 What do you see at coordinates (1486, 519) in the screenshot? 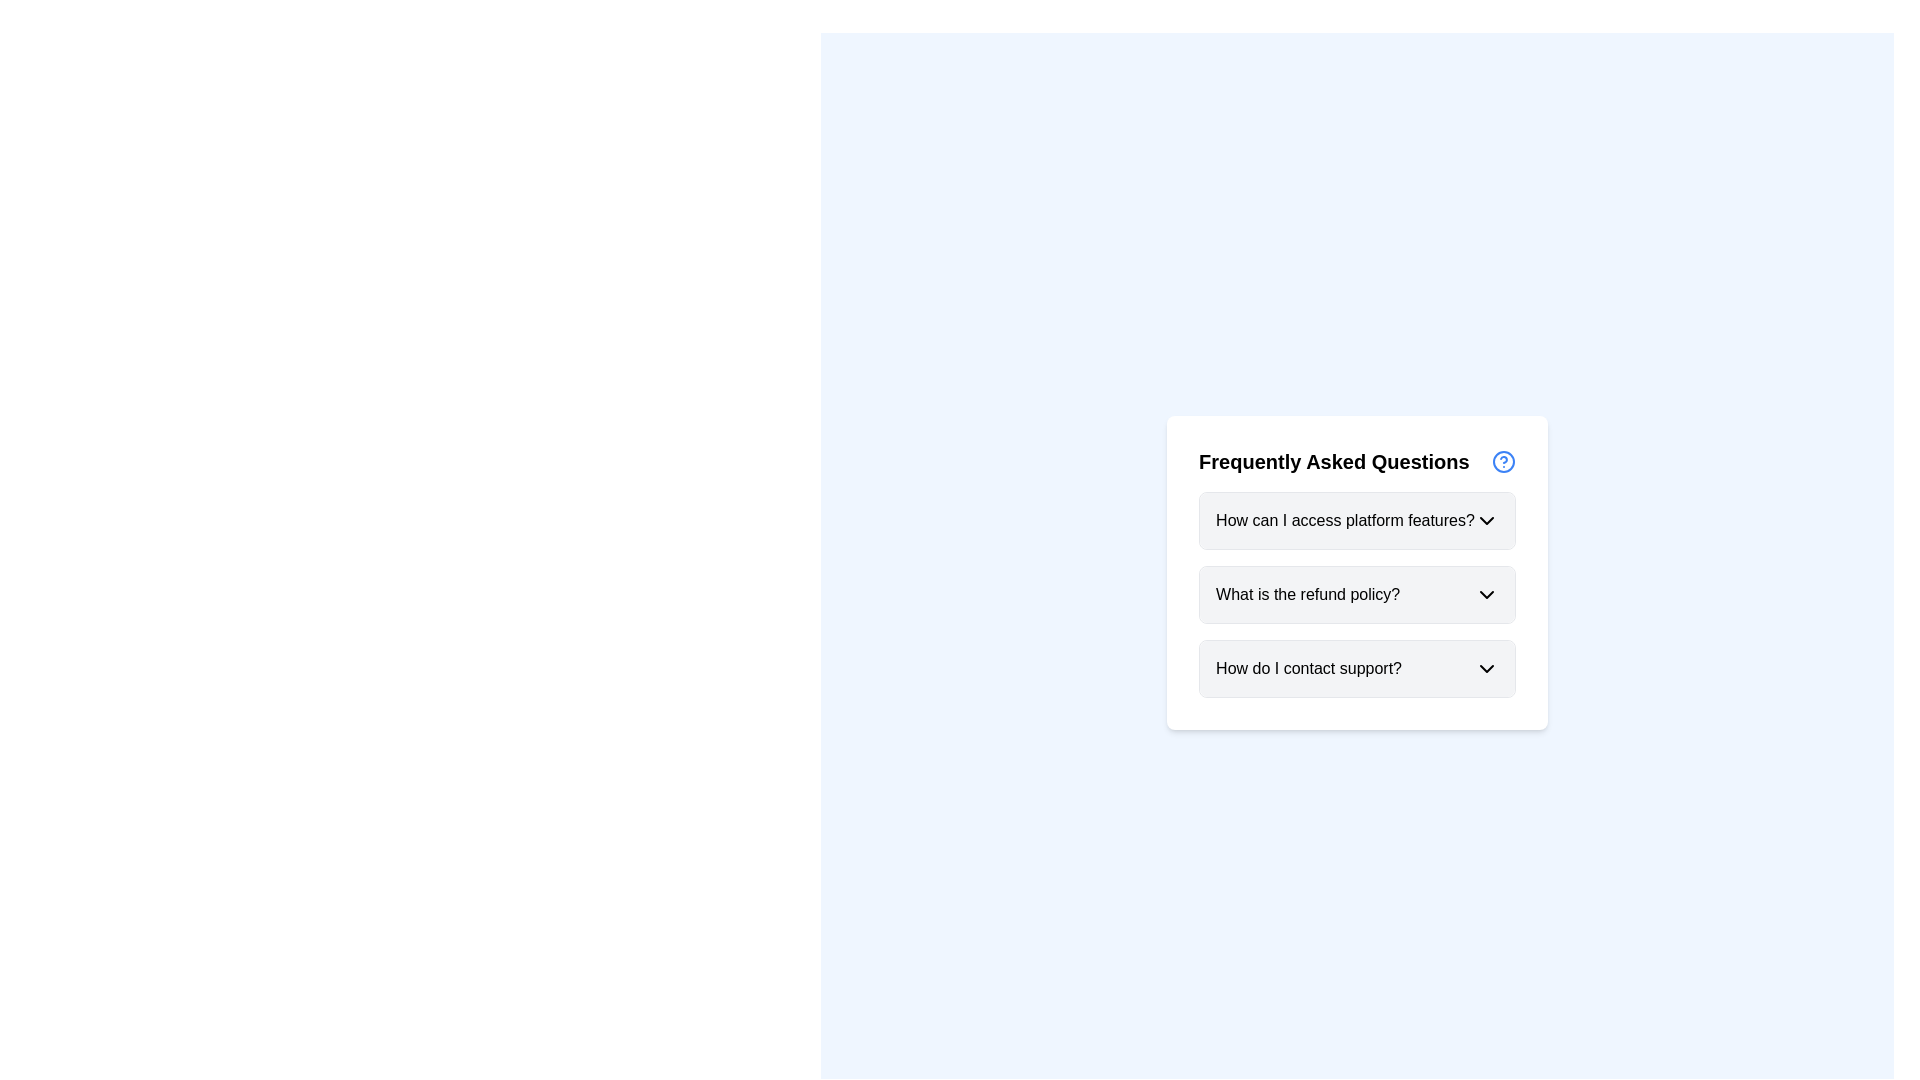
I see `the downward-pointing chevron icon on the right side of the text 'How can I access platform features?'` at bounding box center [1486, 519].